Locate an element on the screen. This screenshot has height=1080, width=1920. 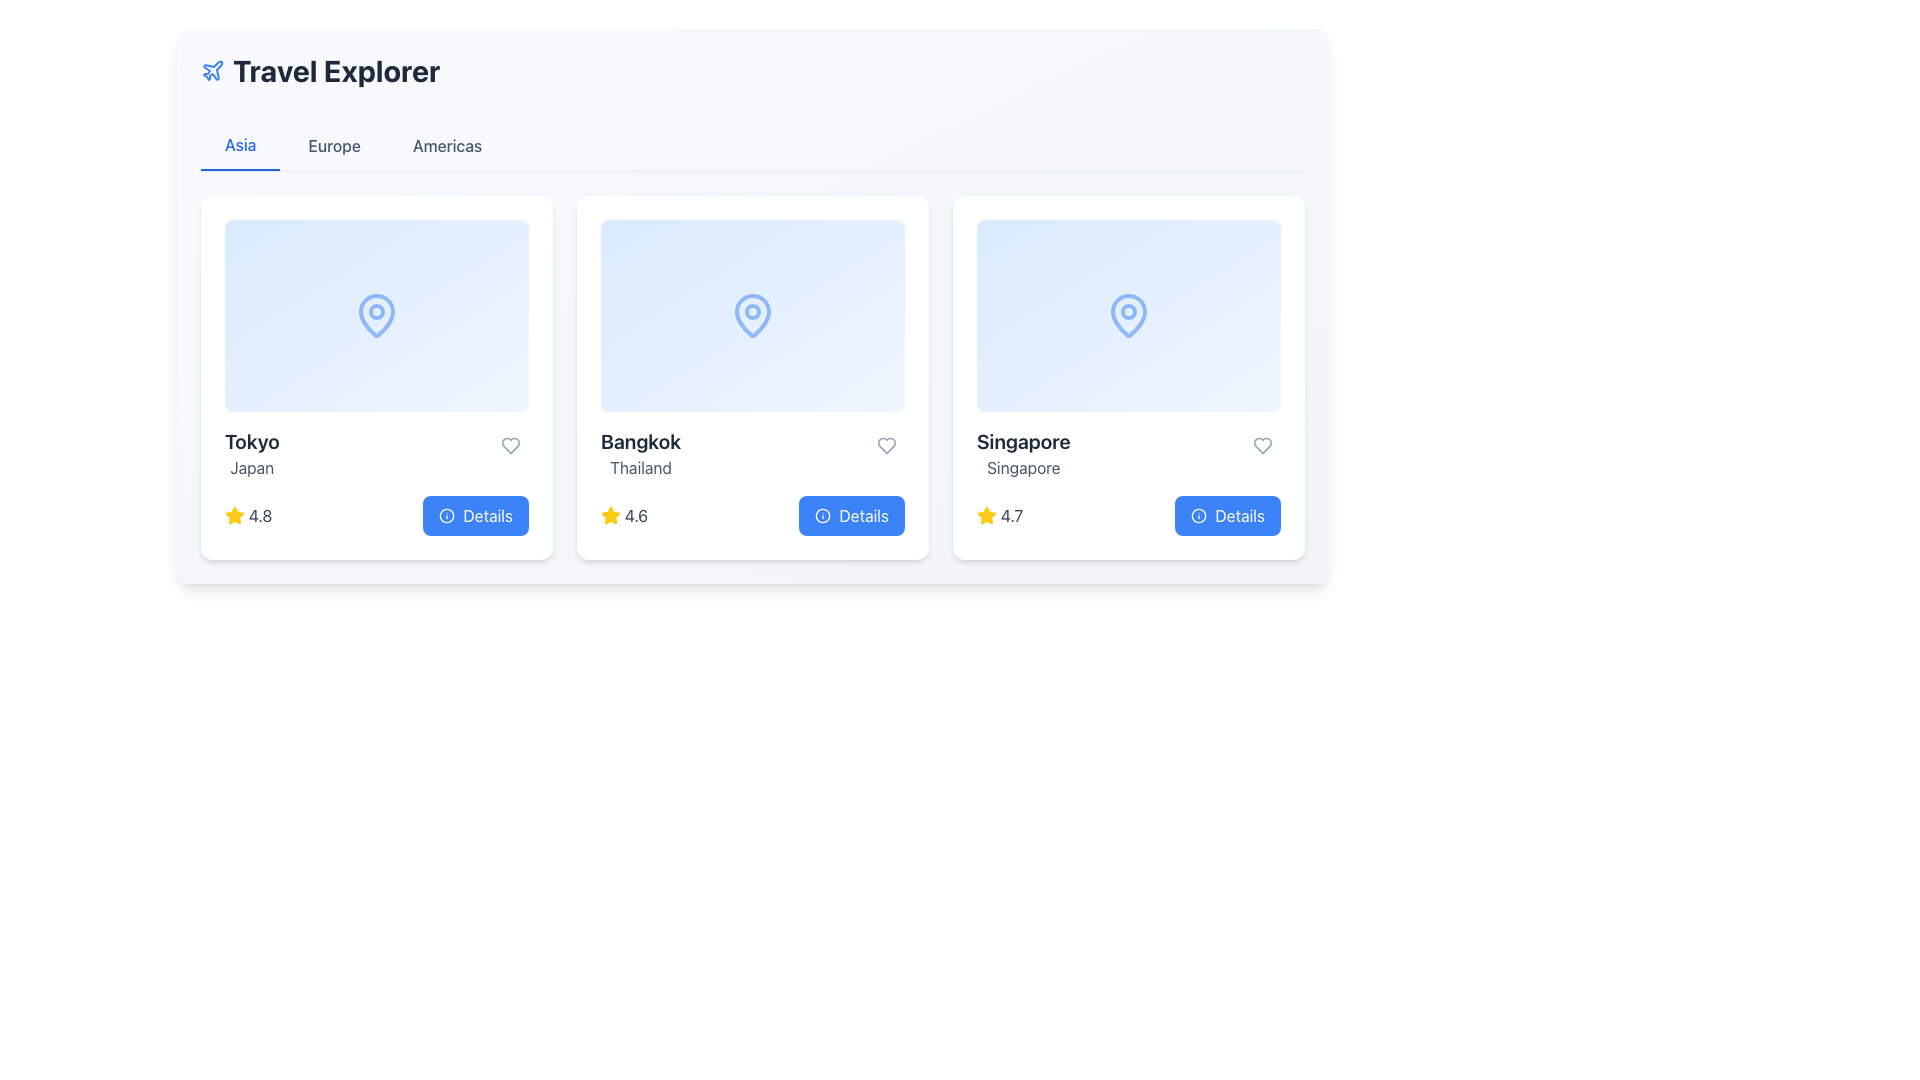
central circular vector graphic of the information icon integrated within the 'Details' button for the Singapore card by clicking on it is located at coordinates (1199, 515).